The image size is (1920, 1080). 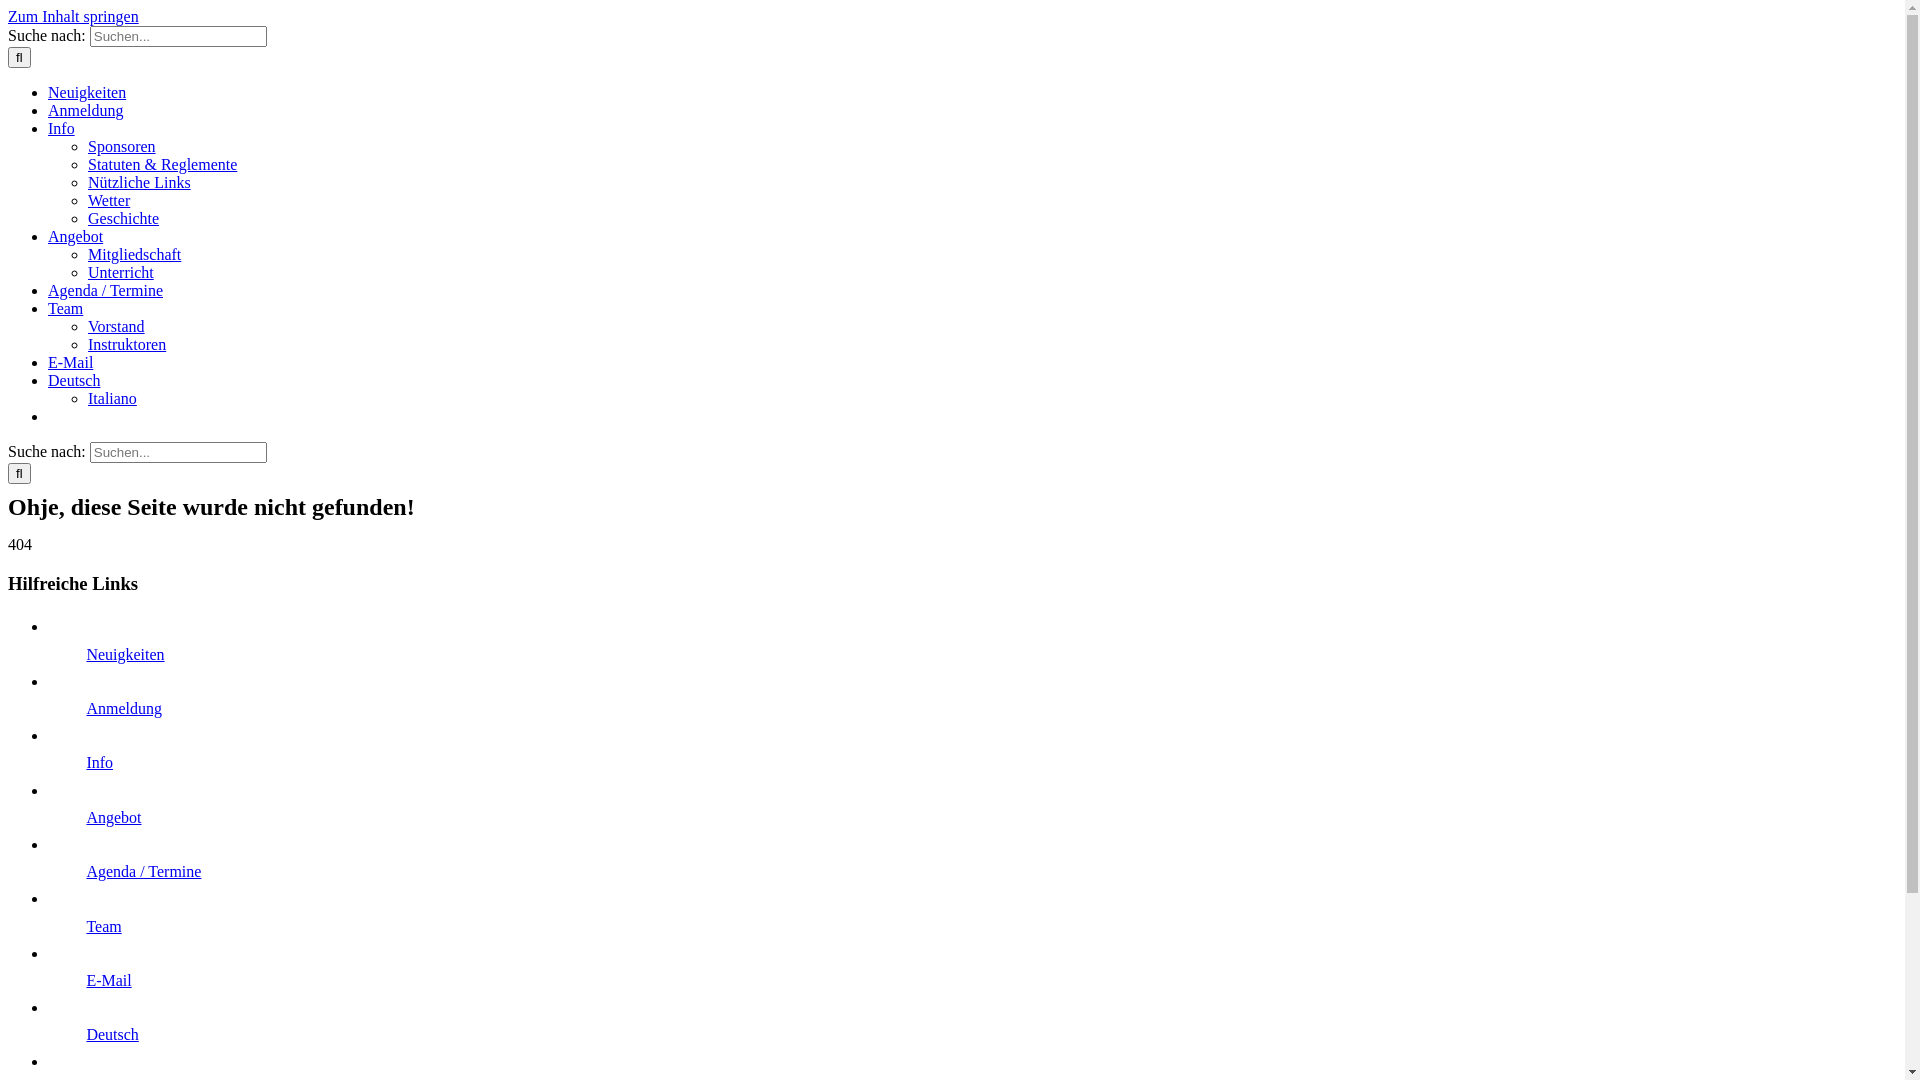 I want to click on 'Instruktoren', so click(x=125, y=343).